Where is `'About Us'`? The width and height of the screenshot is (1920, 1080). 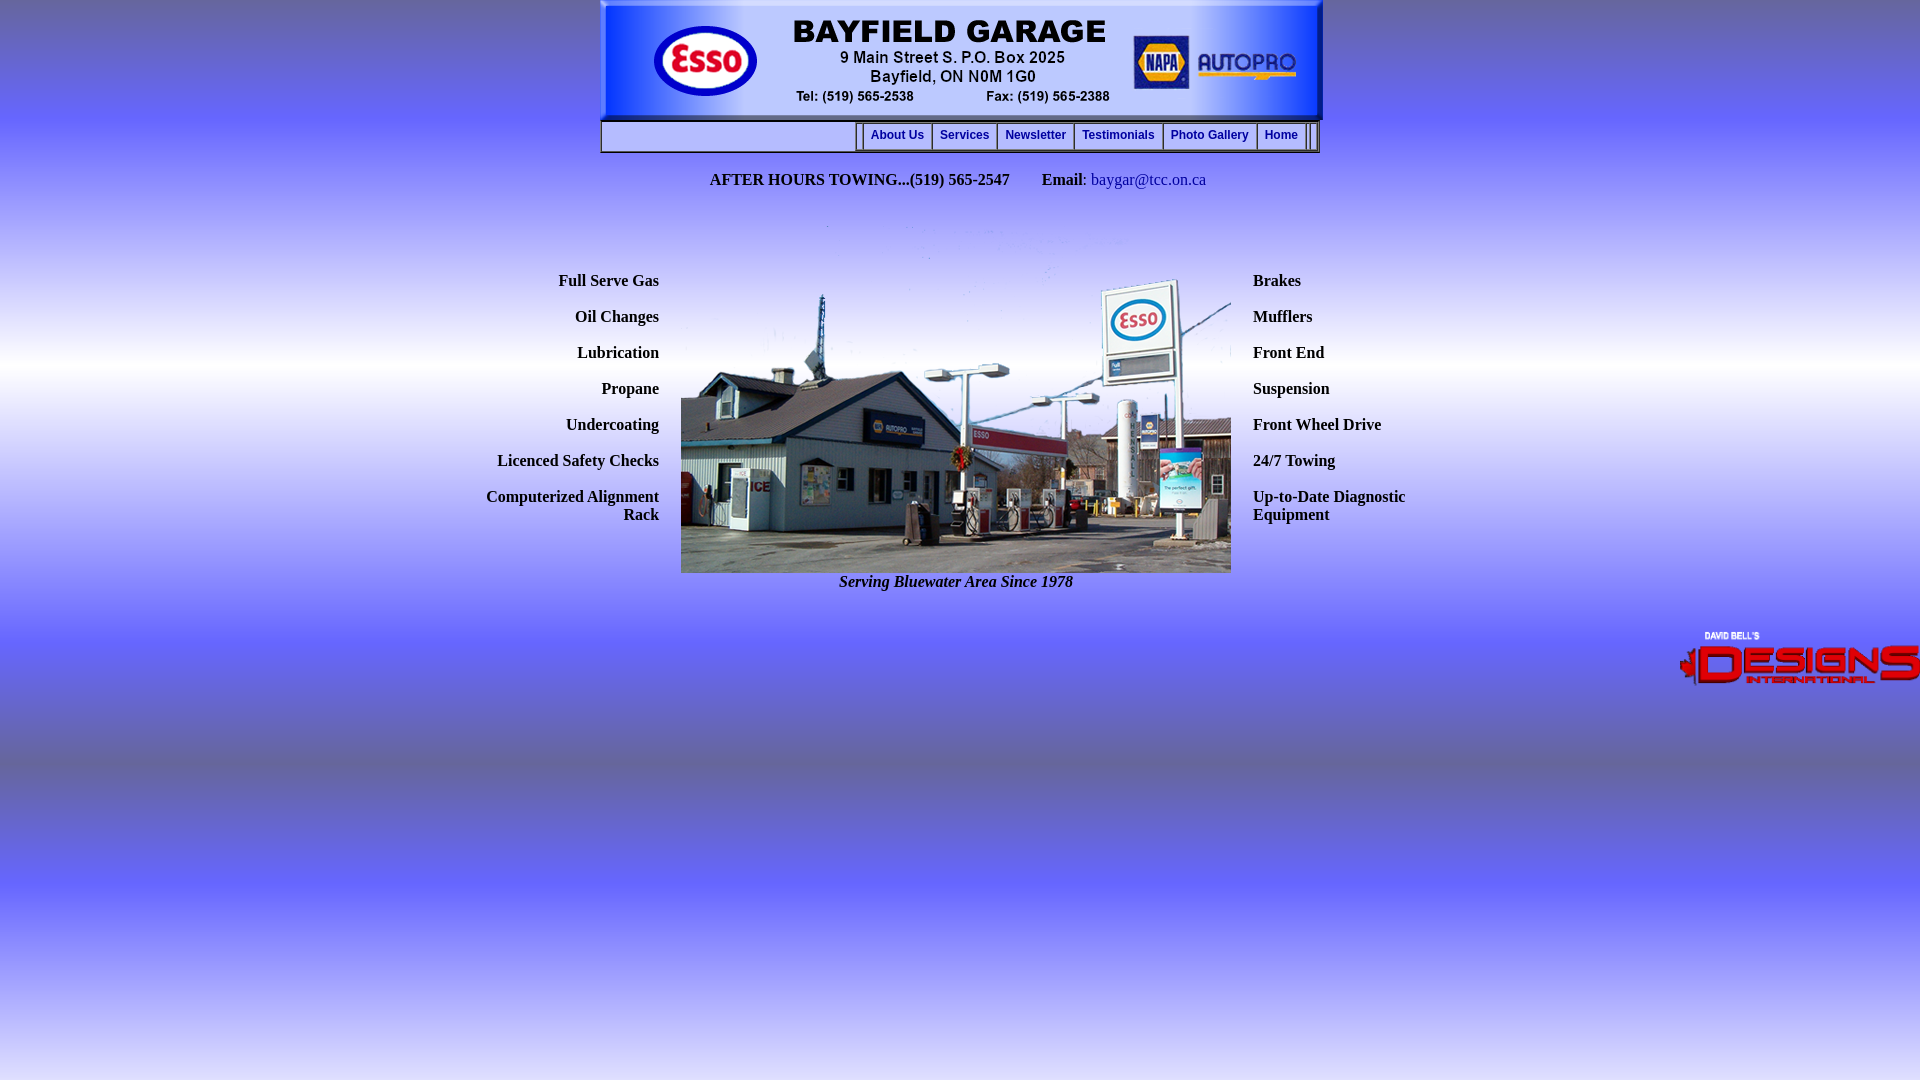
'About Us' is located at coordinates (896, 135).